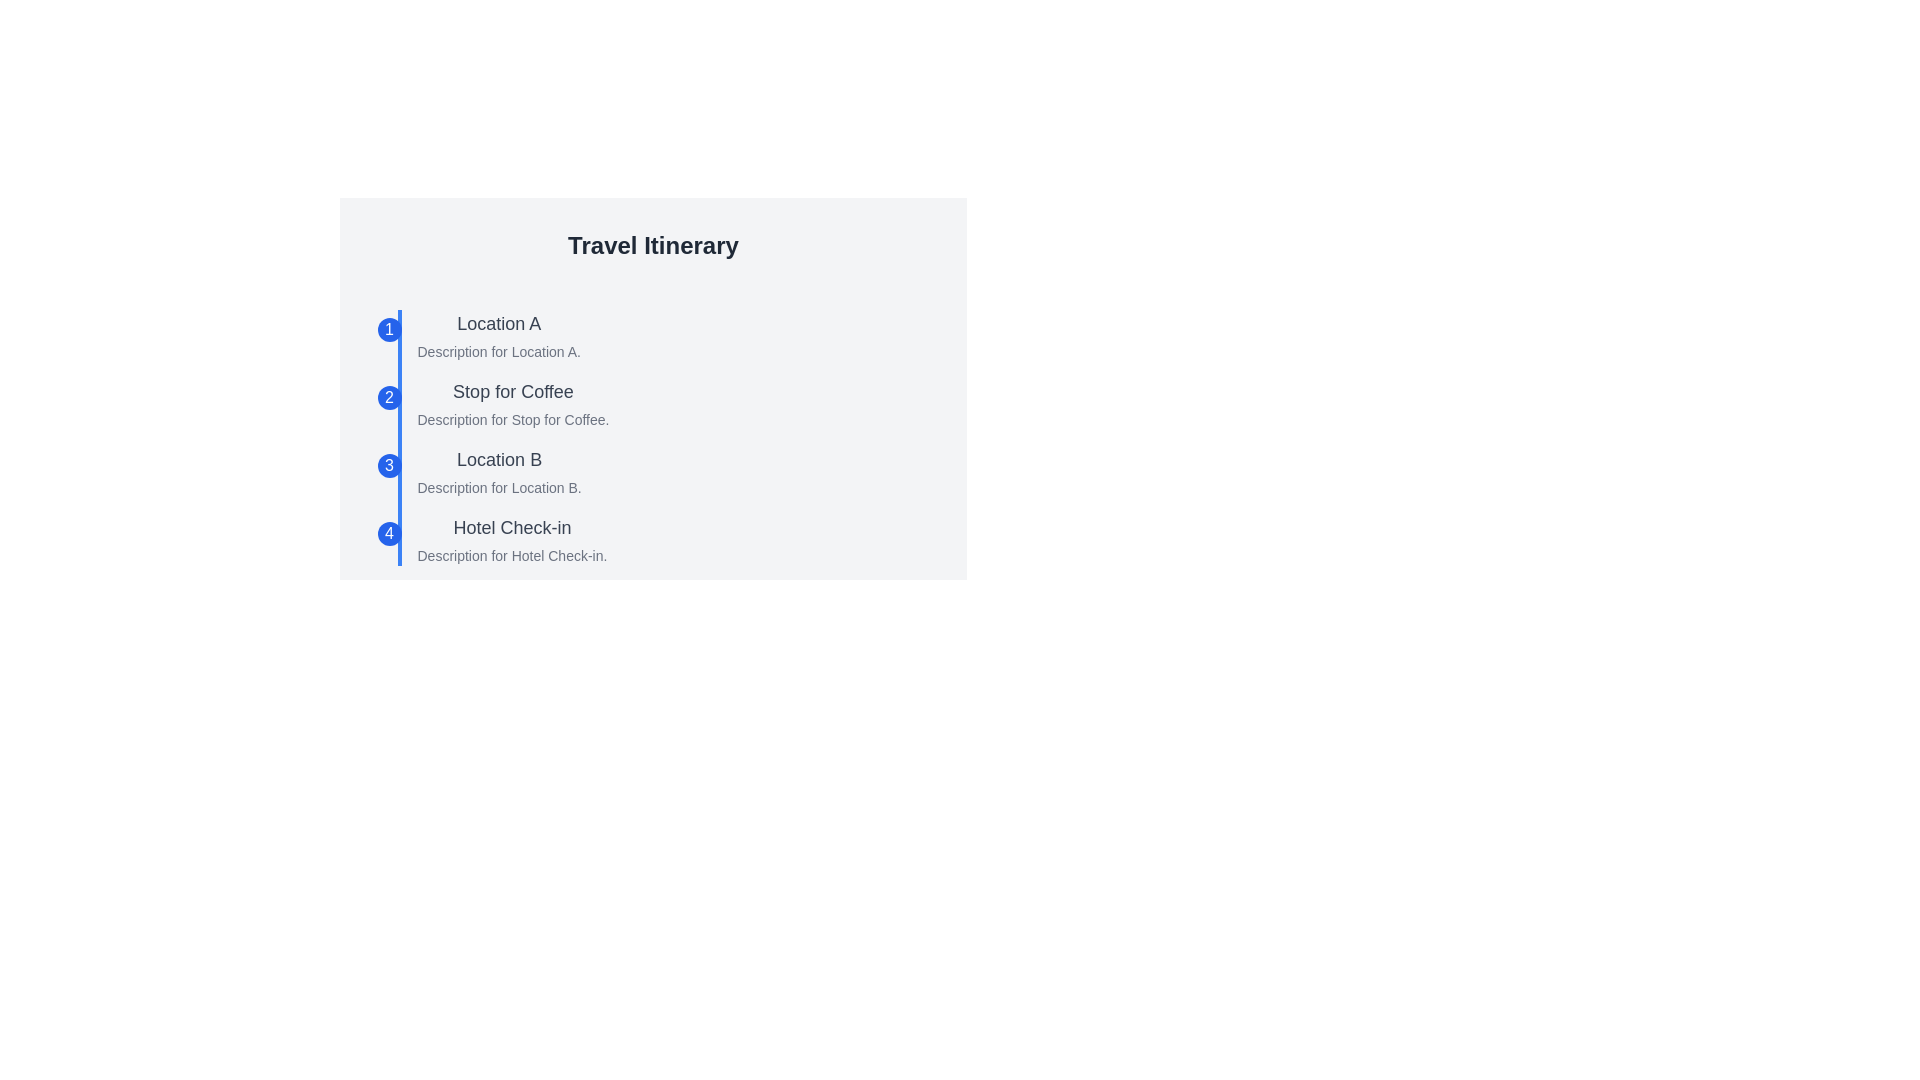 This screenshot has width=1920, height=1080. I want to click on the interactive text label 'Stop for Coffee' which serves as a title in the timeline section, located under the second item between 'Location A' and 'Location B', so click(513, 392).